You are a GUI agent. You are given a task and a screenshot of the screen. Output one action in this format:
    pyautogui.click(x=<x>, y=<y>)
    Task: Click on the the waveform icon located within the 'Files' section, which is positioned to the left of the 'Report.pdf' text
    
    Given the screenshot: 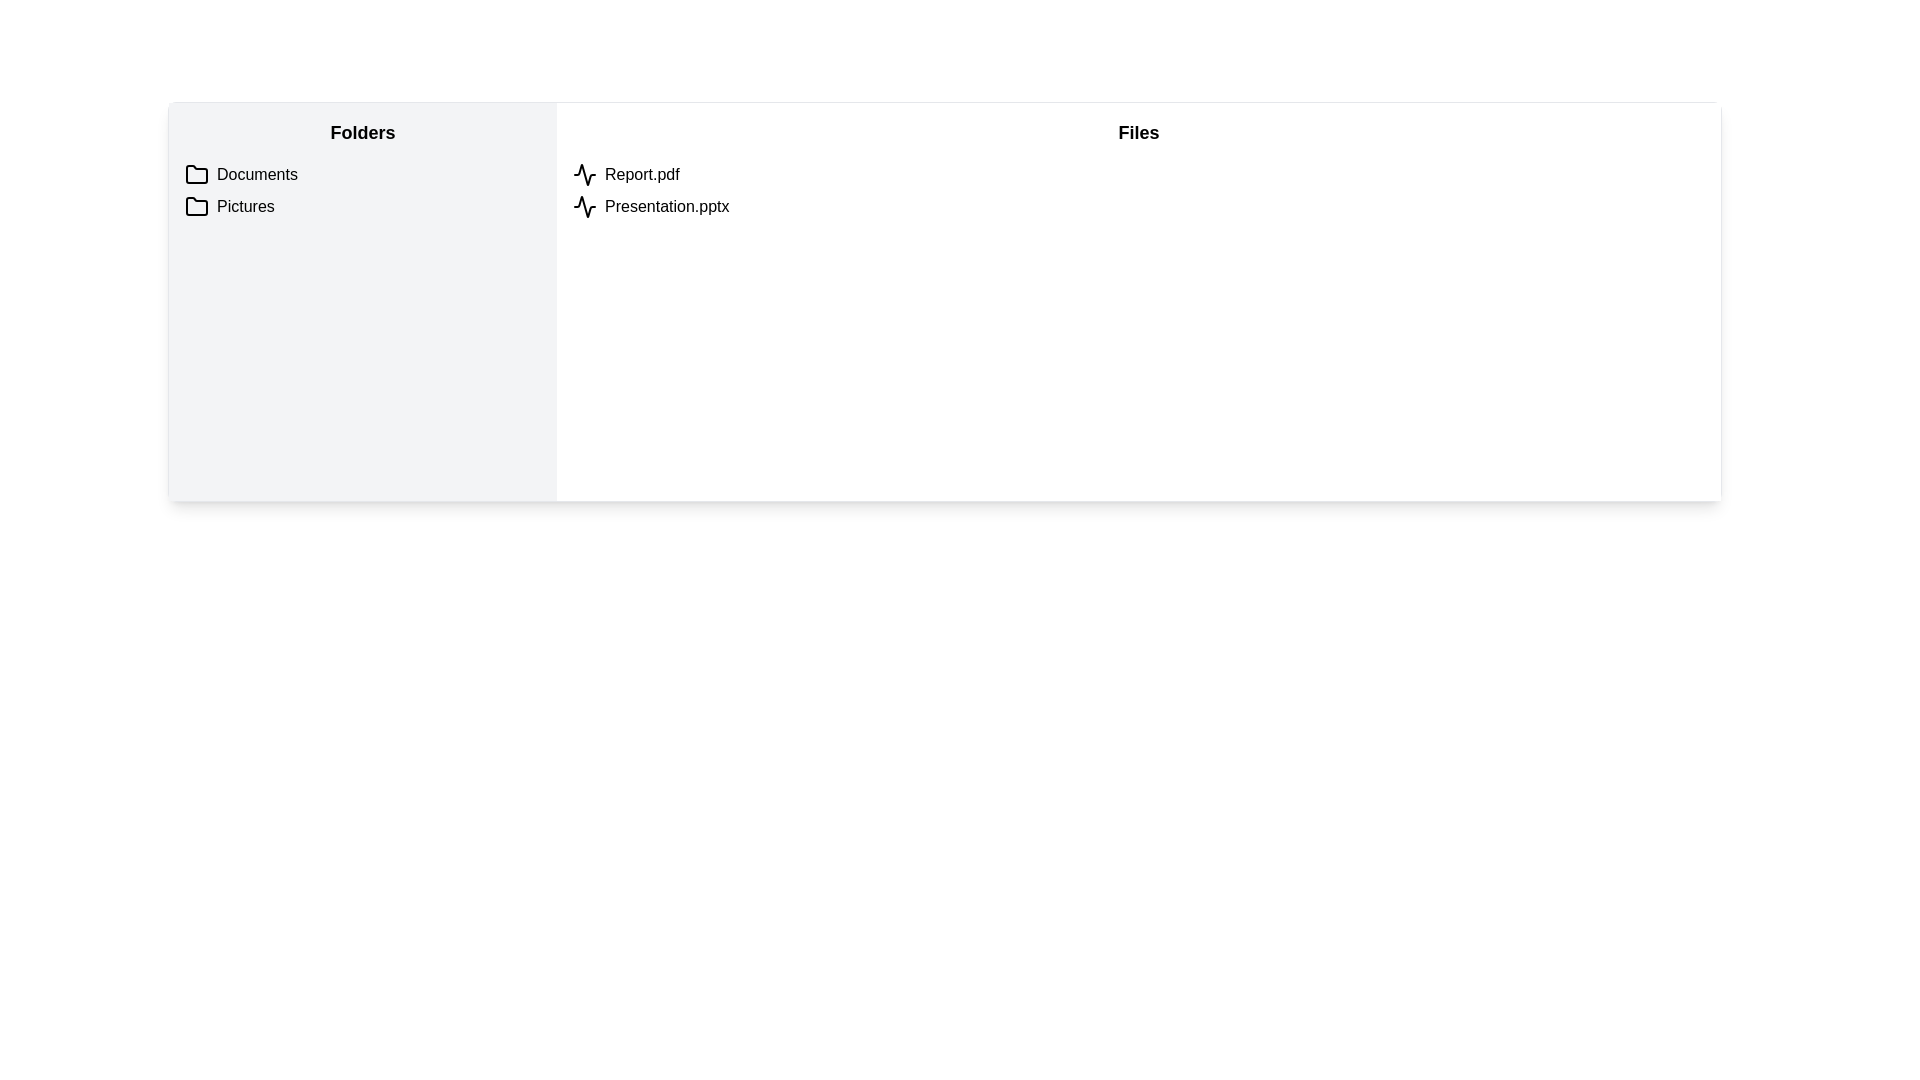 What is the action you would take?
    pyautogui.click(x=584, y=207)
    